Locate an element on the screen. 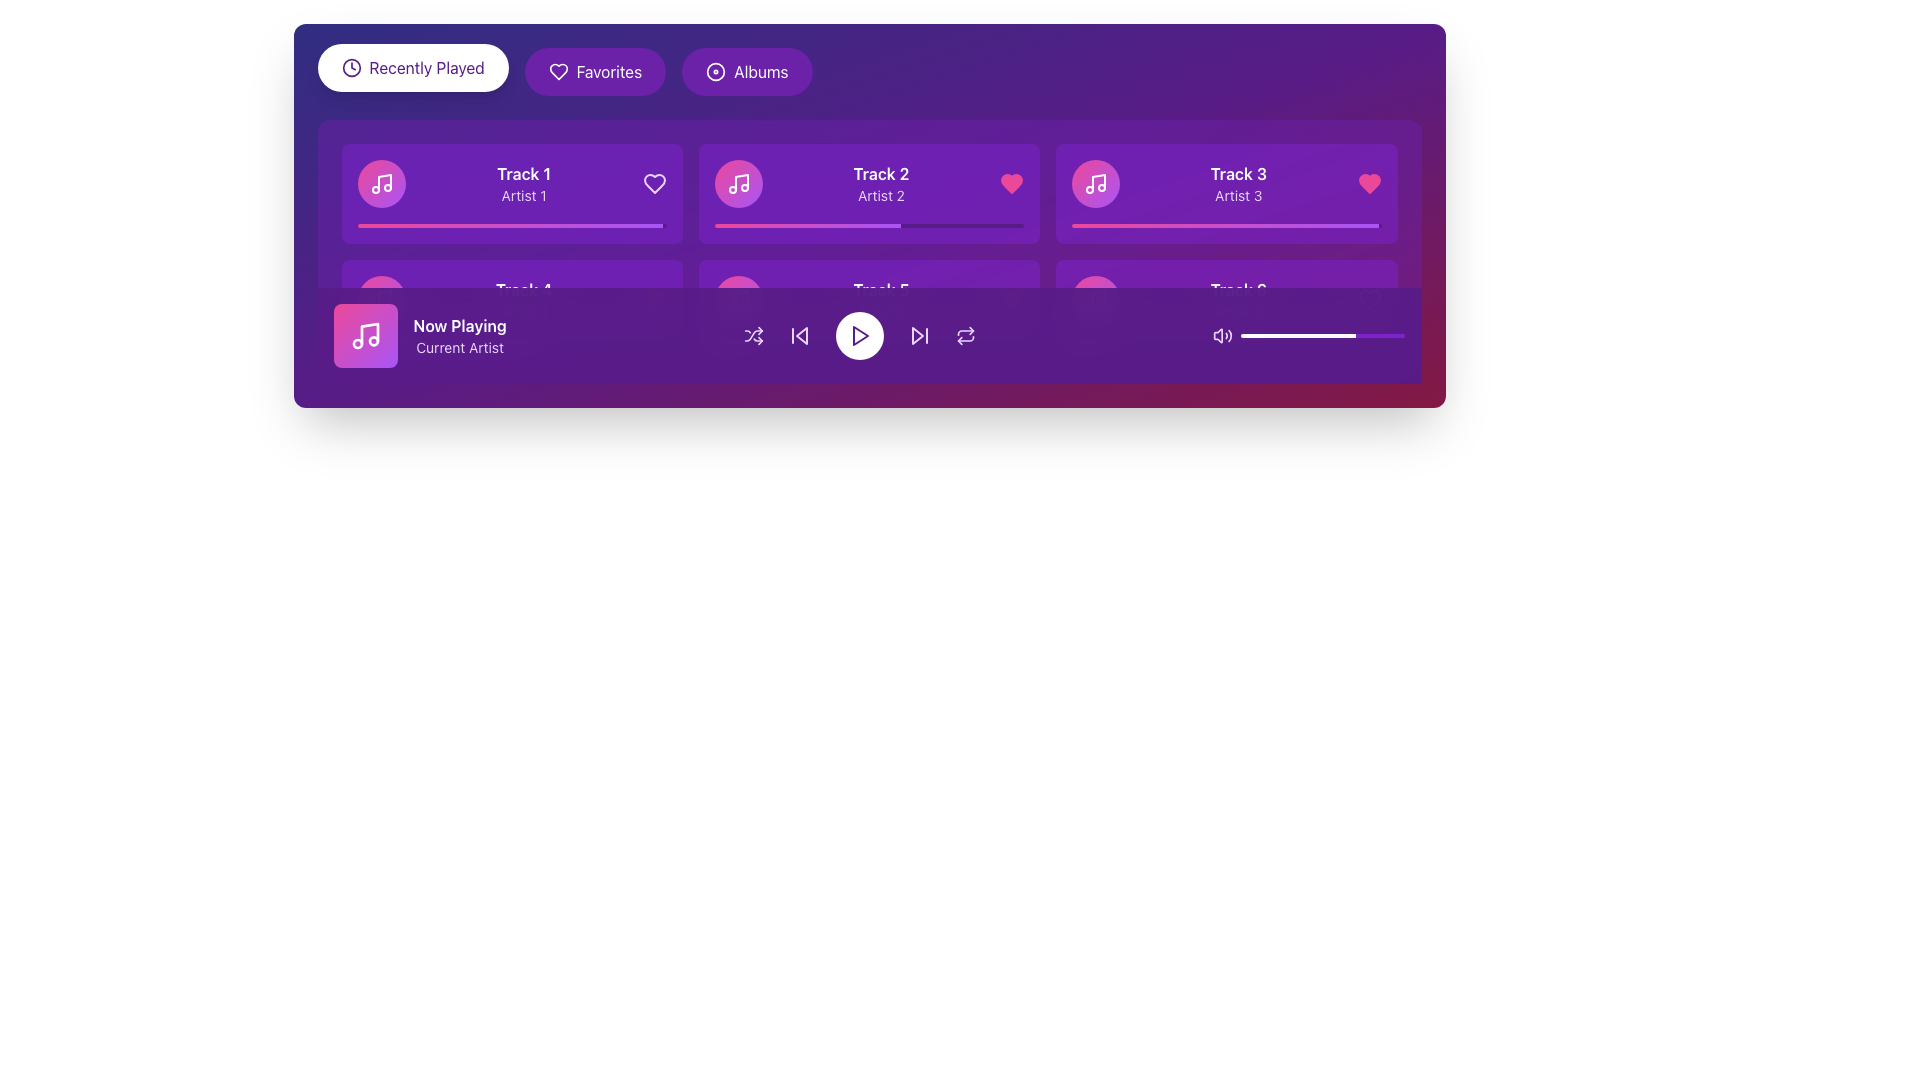 This screenshot has width=1920, height=1080. the progress bar, which is a narrow horizontal bar with a gradient color transitioning from pink to purple, located within the bottom section of the media player interface is located at coordinates (729, 341).